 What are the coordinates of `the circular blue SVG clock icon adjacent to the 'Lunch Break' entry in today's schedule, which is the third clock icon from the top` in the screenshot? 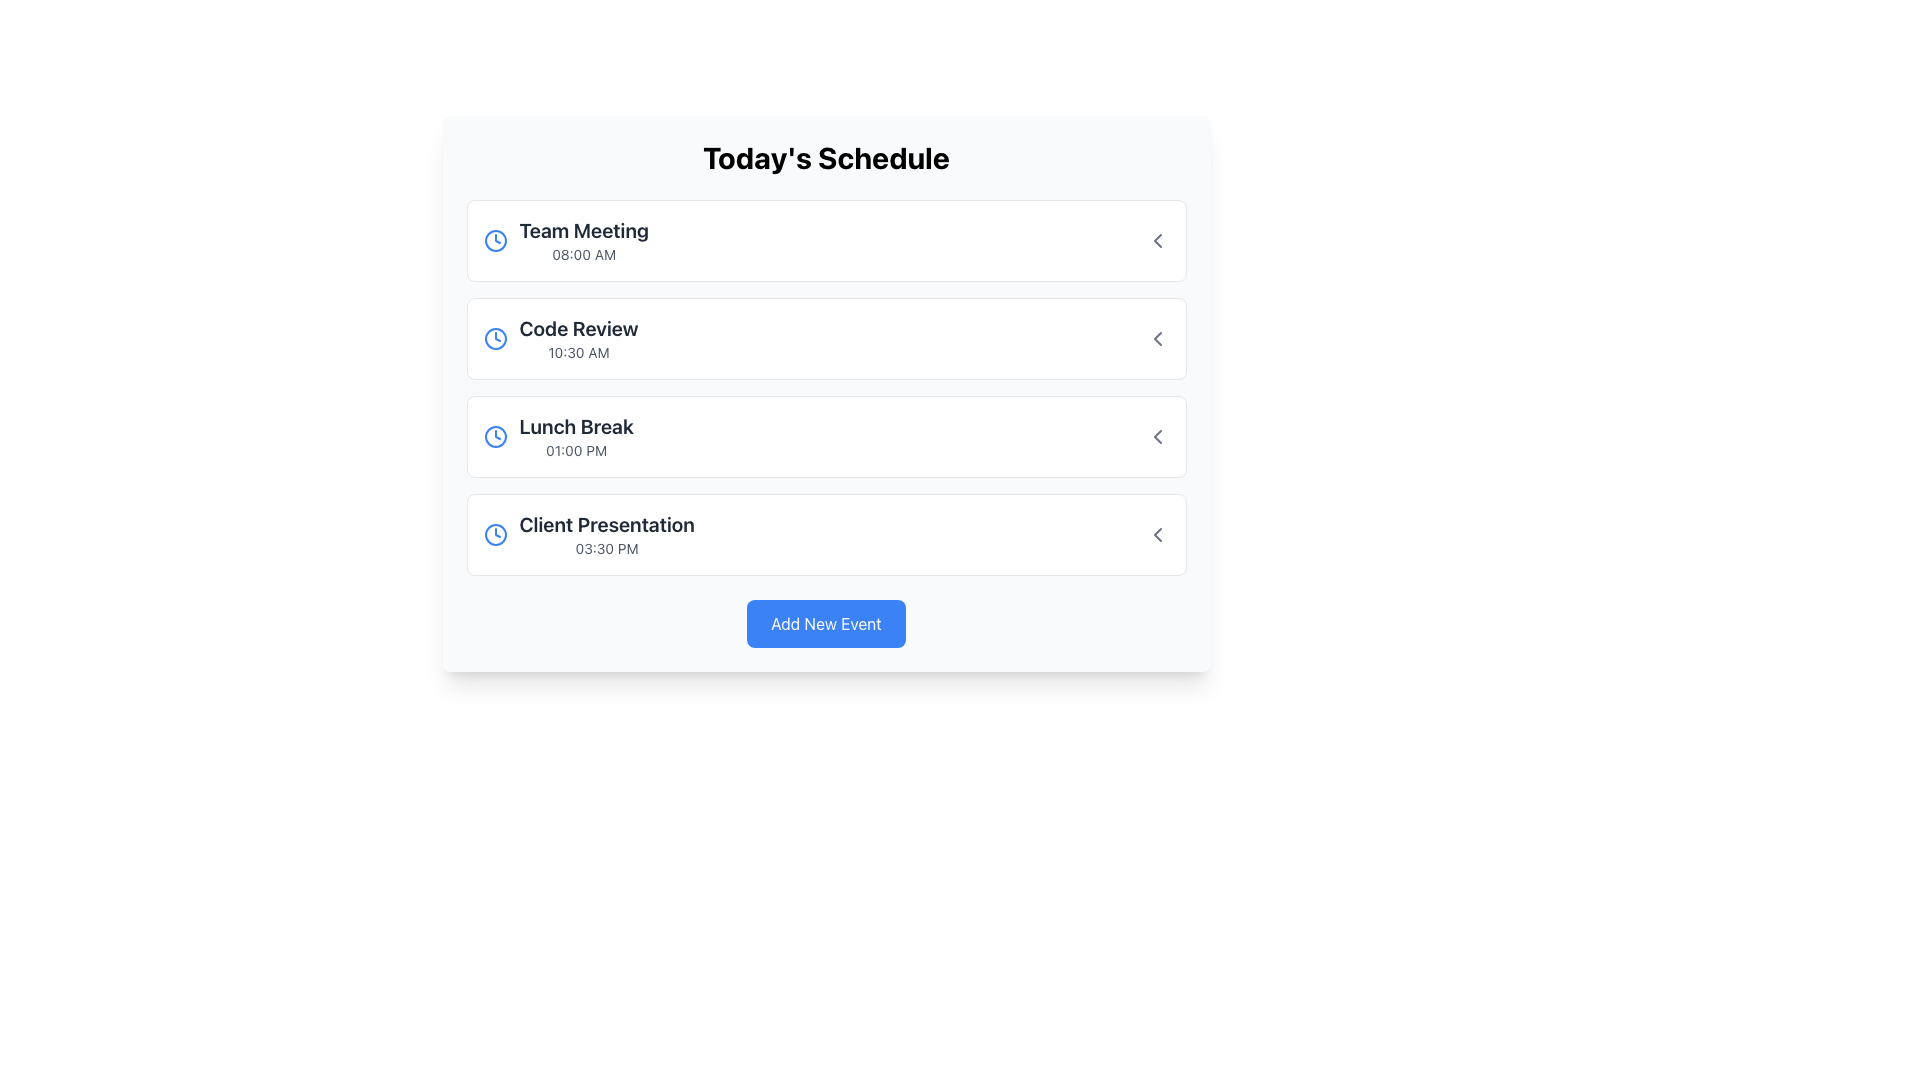 It's located at (495, 435).